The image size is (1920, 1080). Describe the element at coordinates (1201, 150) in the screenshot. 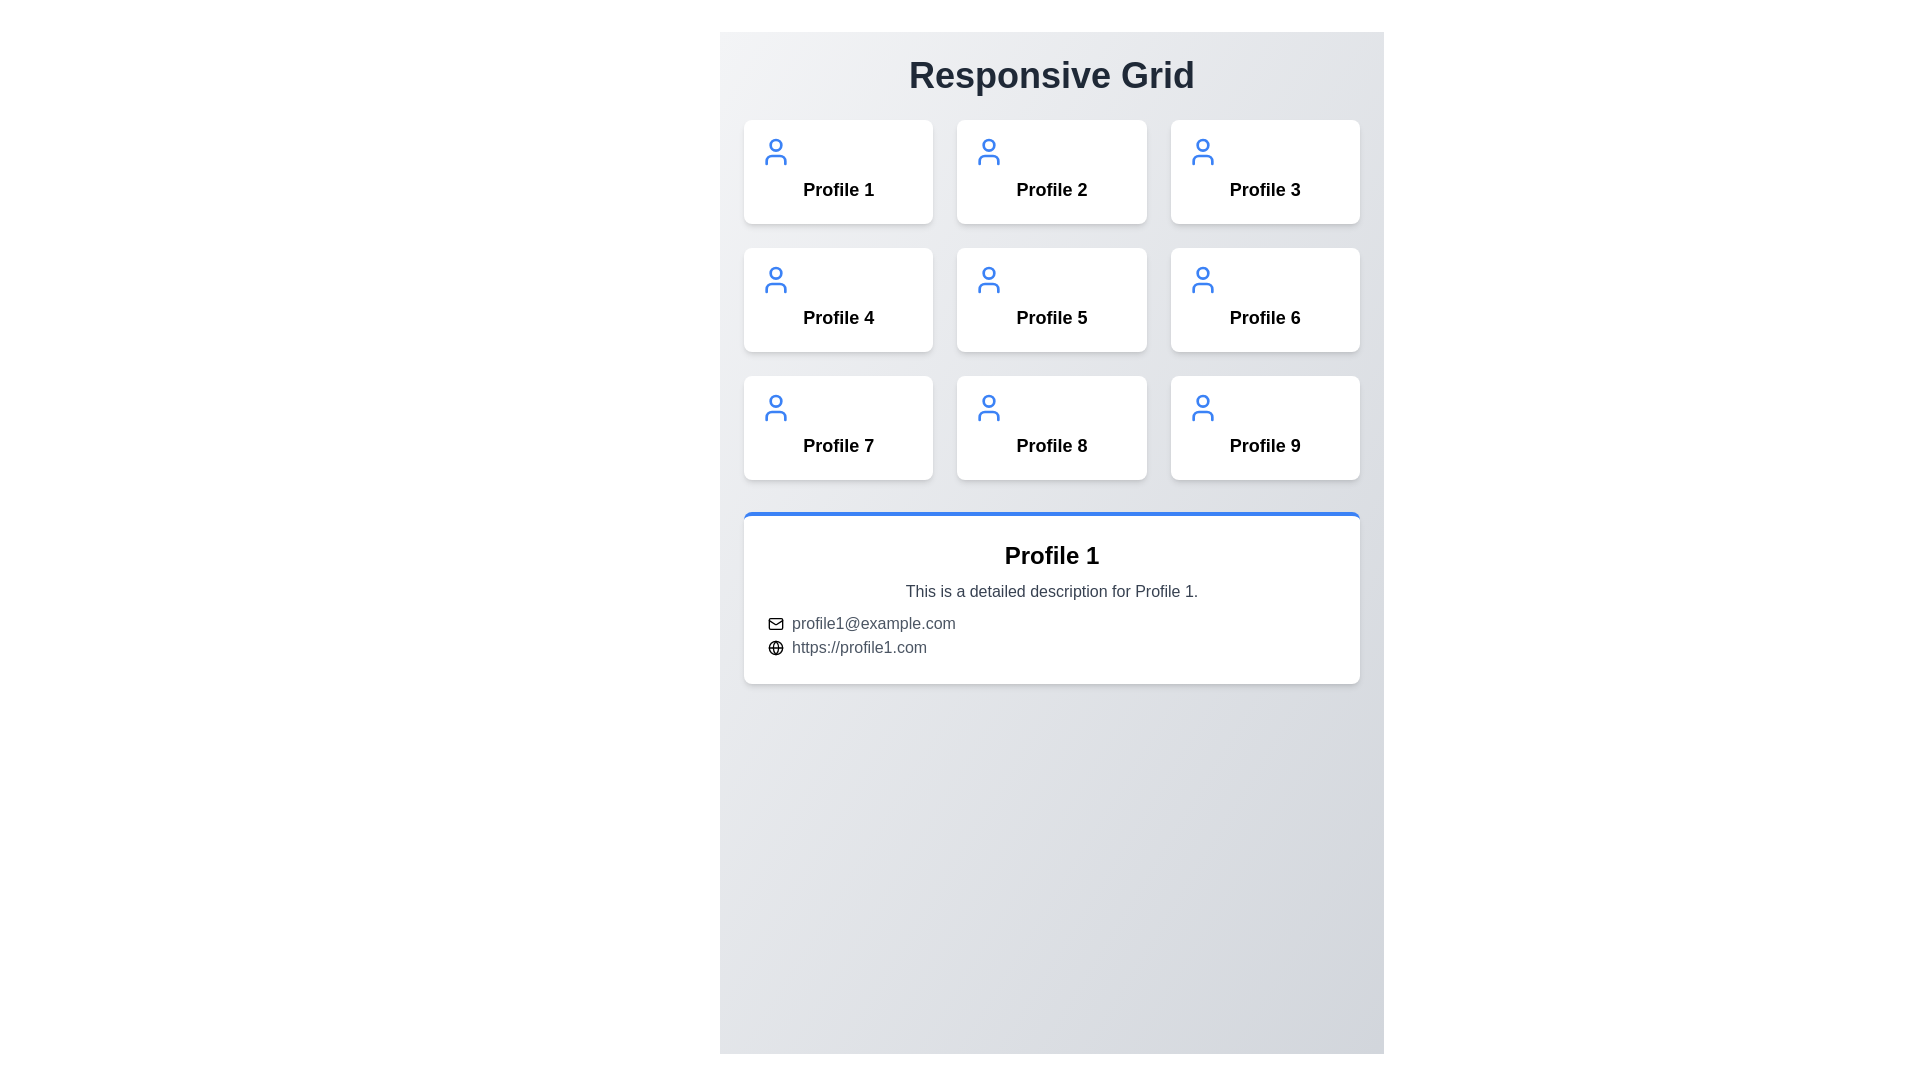

I see `the profile icon representing 'Profile 3', which is located at the upper center of its box among a grid of nine profile boxes` at that location.